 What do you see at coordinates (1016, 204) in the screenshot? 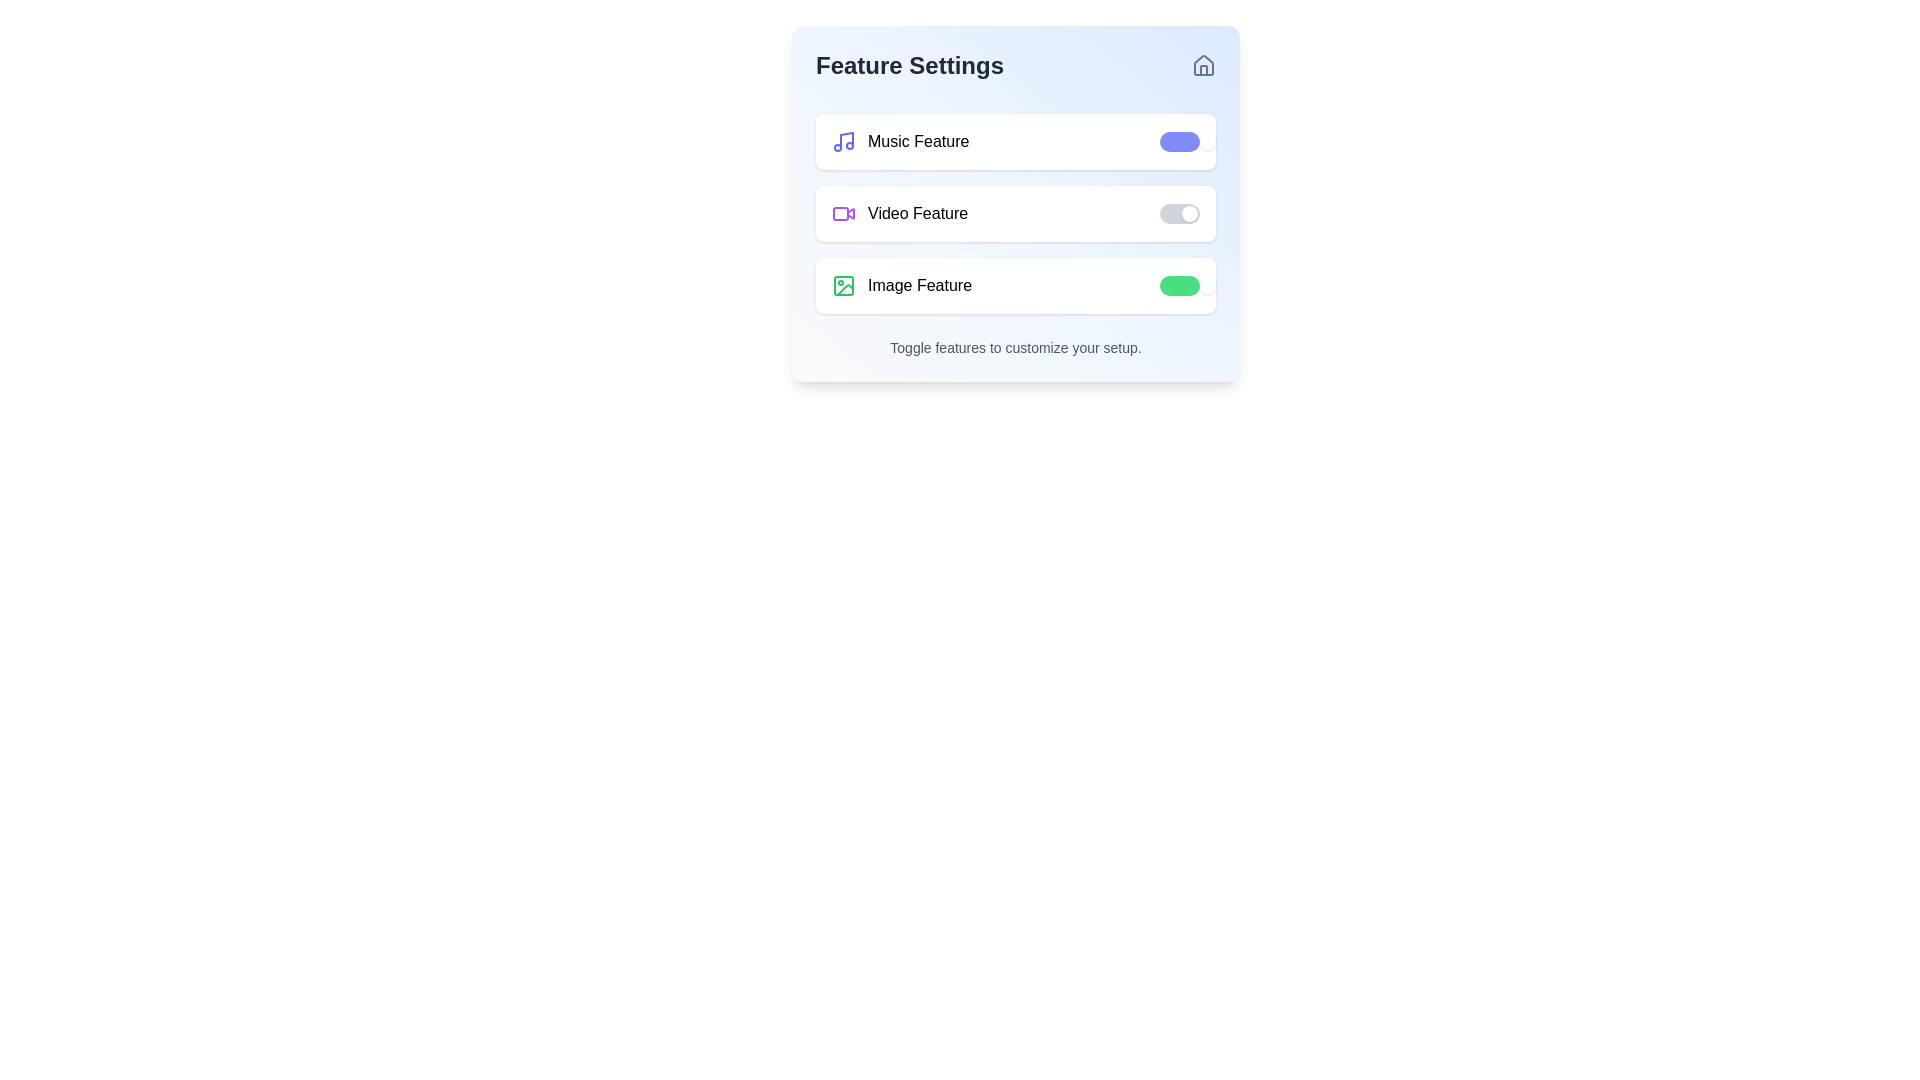
I see `the specific feature rows in the Settings panel` at bounding box center [1016, 204].